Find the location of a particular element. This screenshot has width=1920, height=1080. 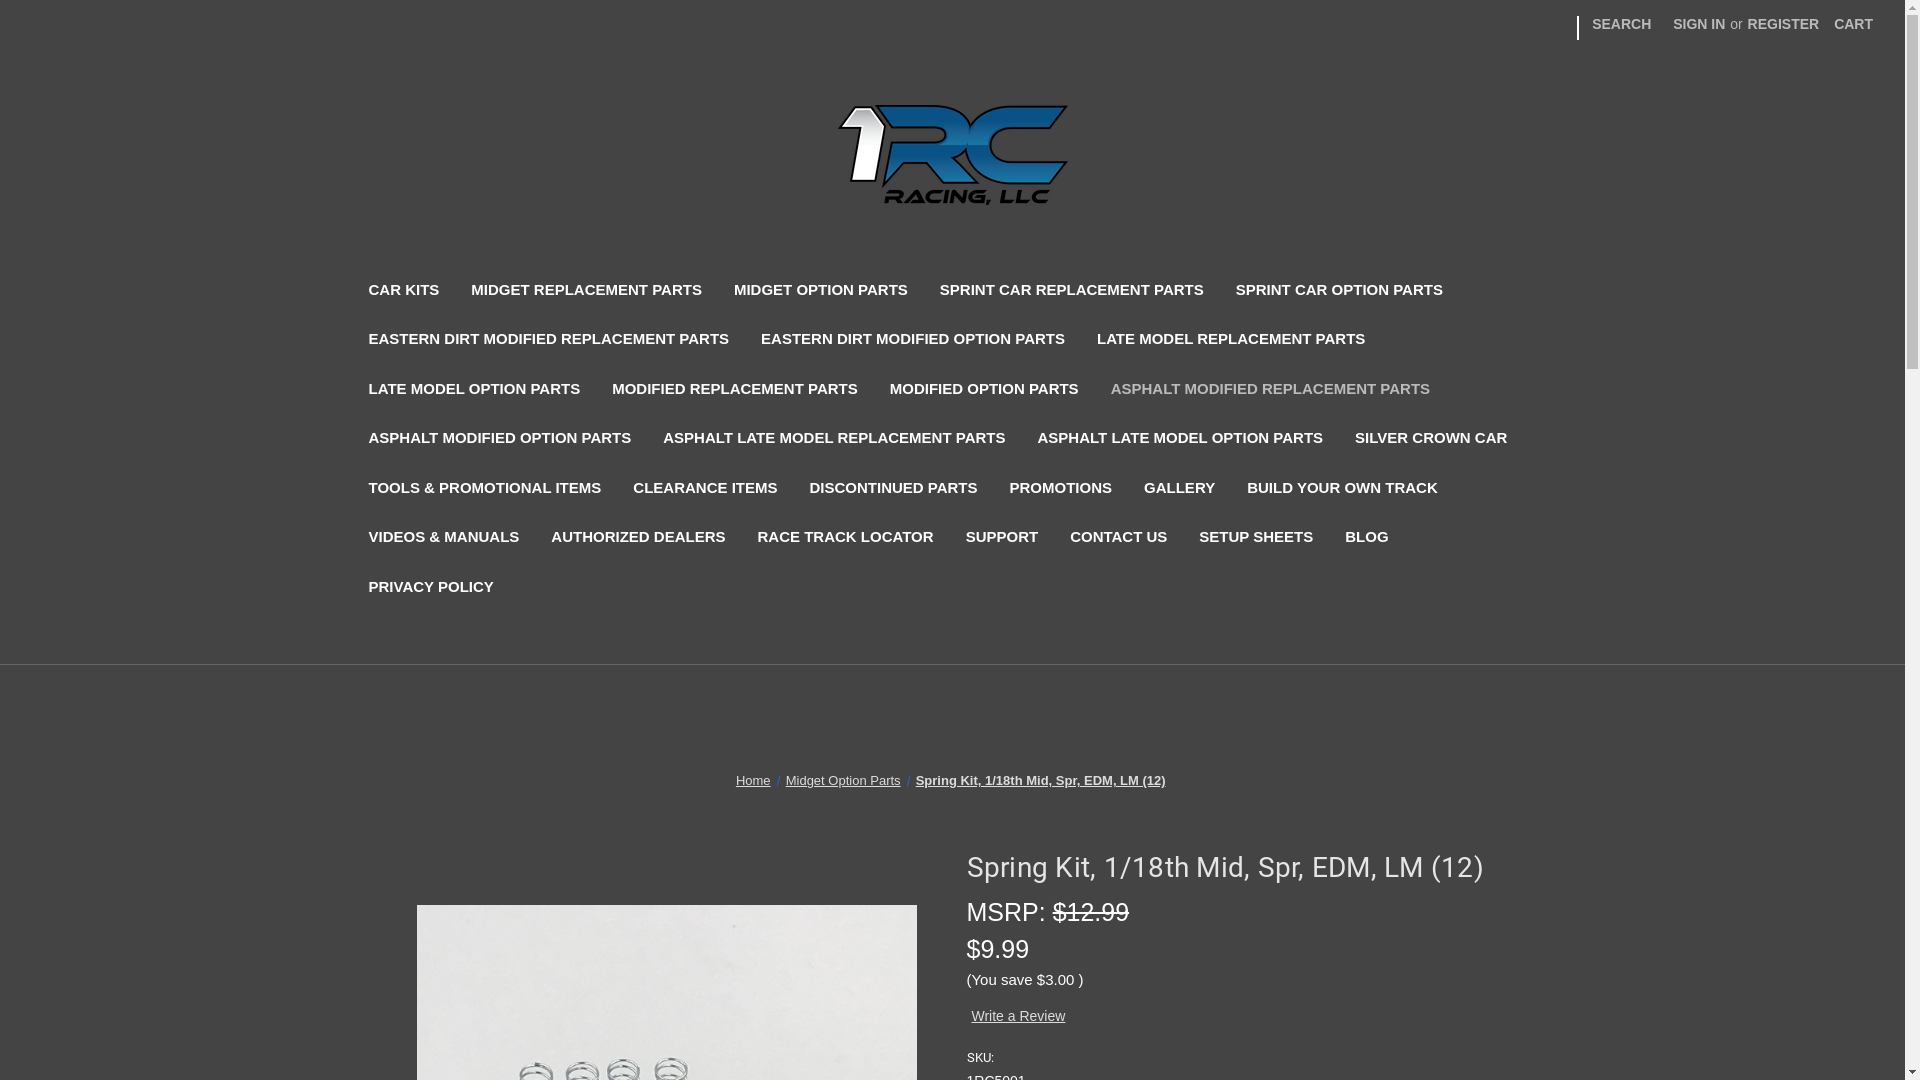

'SUPPORT' is located at coordinates (1002, 538).